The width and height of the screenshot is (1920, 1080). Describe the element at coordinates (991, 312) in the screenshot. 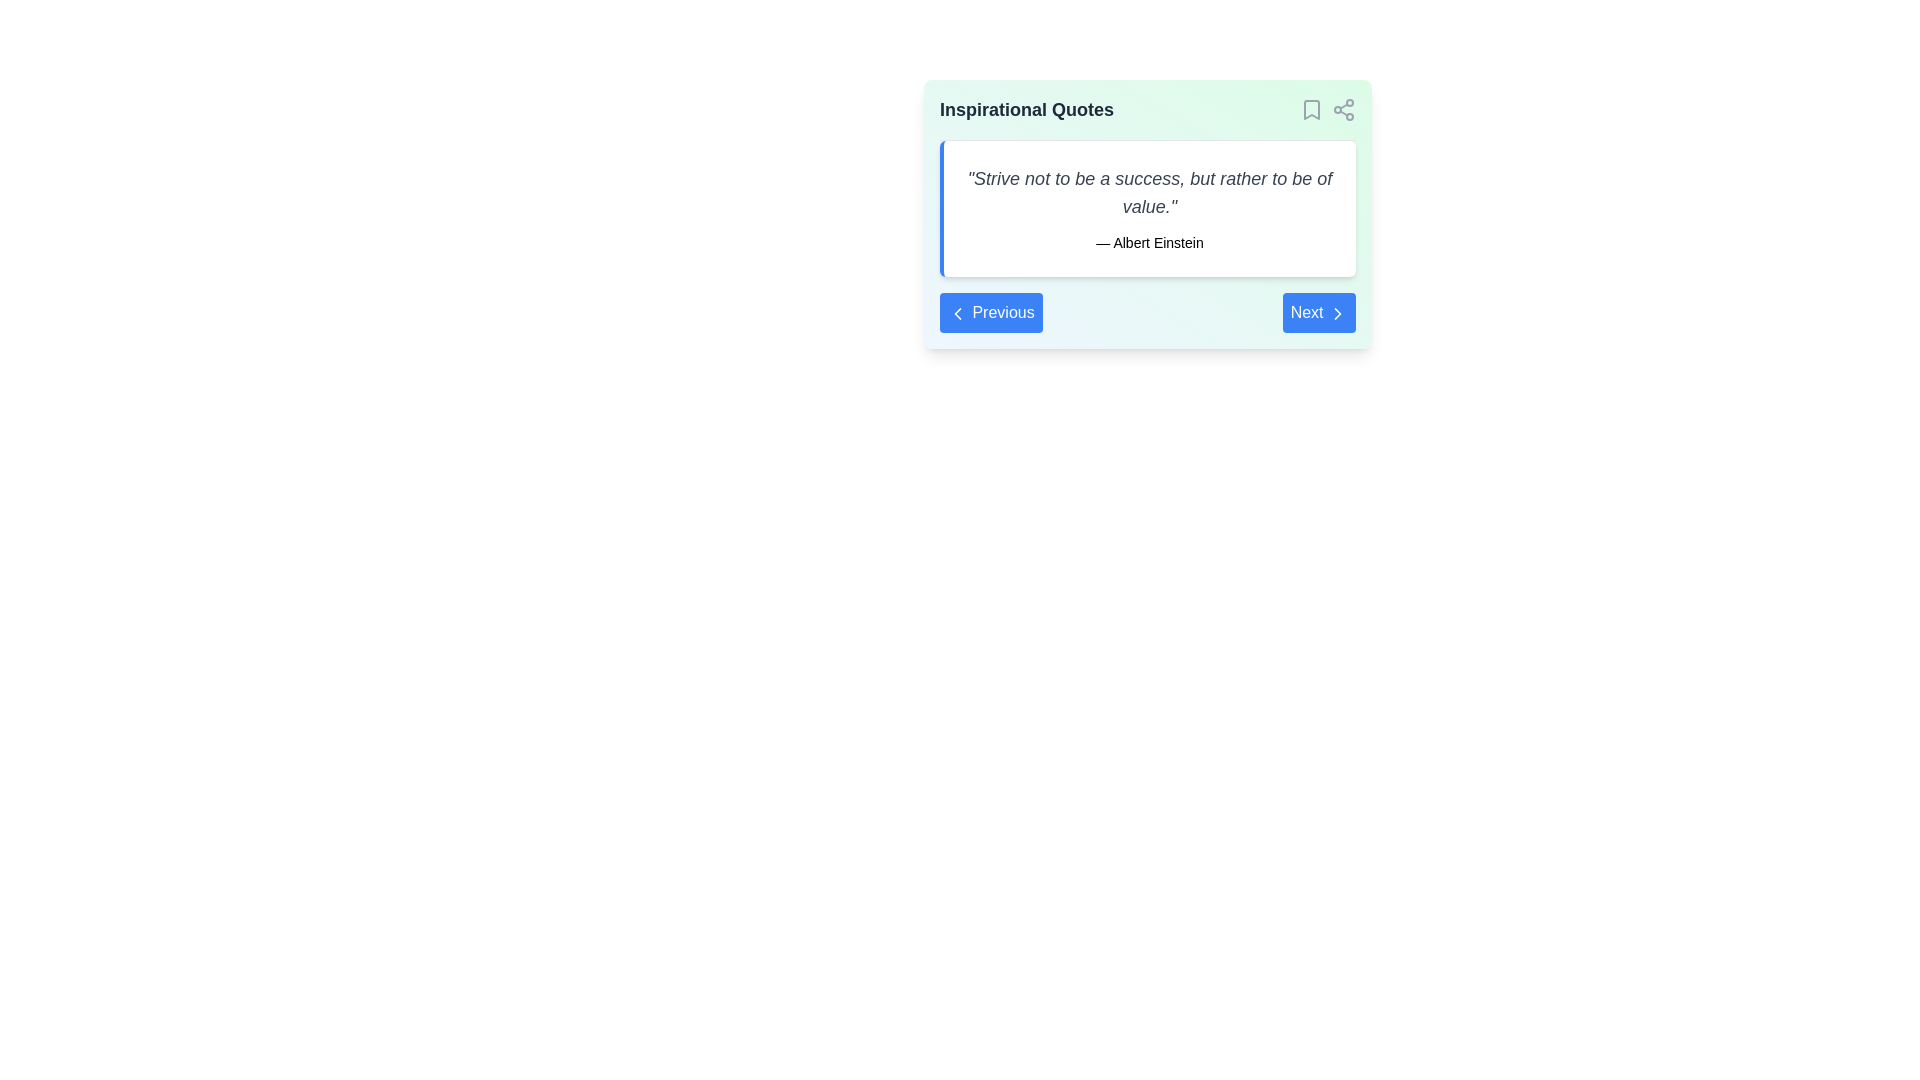

I see `the navigation button located in the lower-left section of the quote card` at that location.